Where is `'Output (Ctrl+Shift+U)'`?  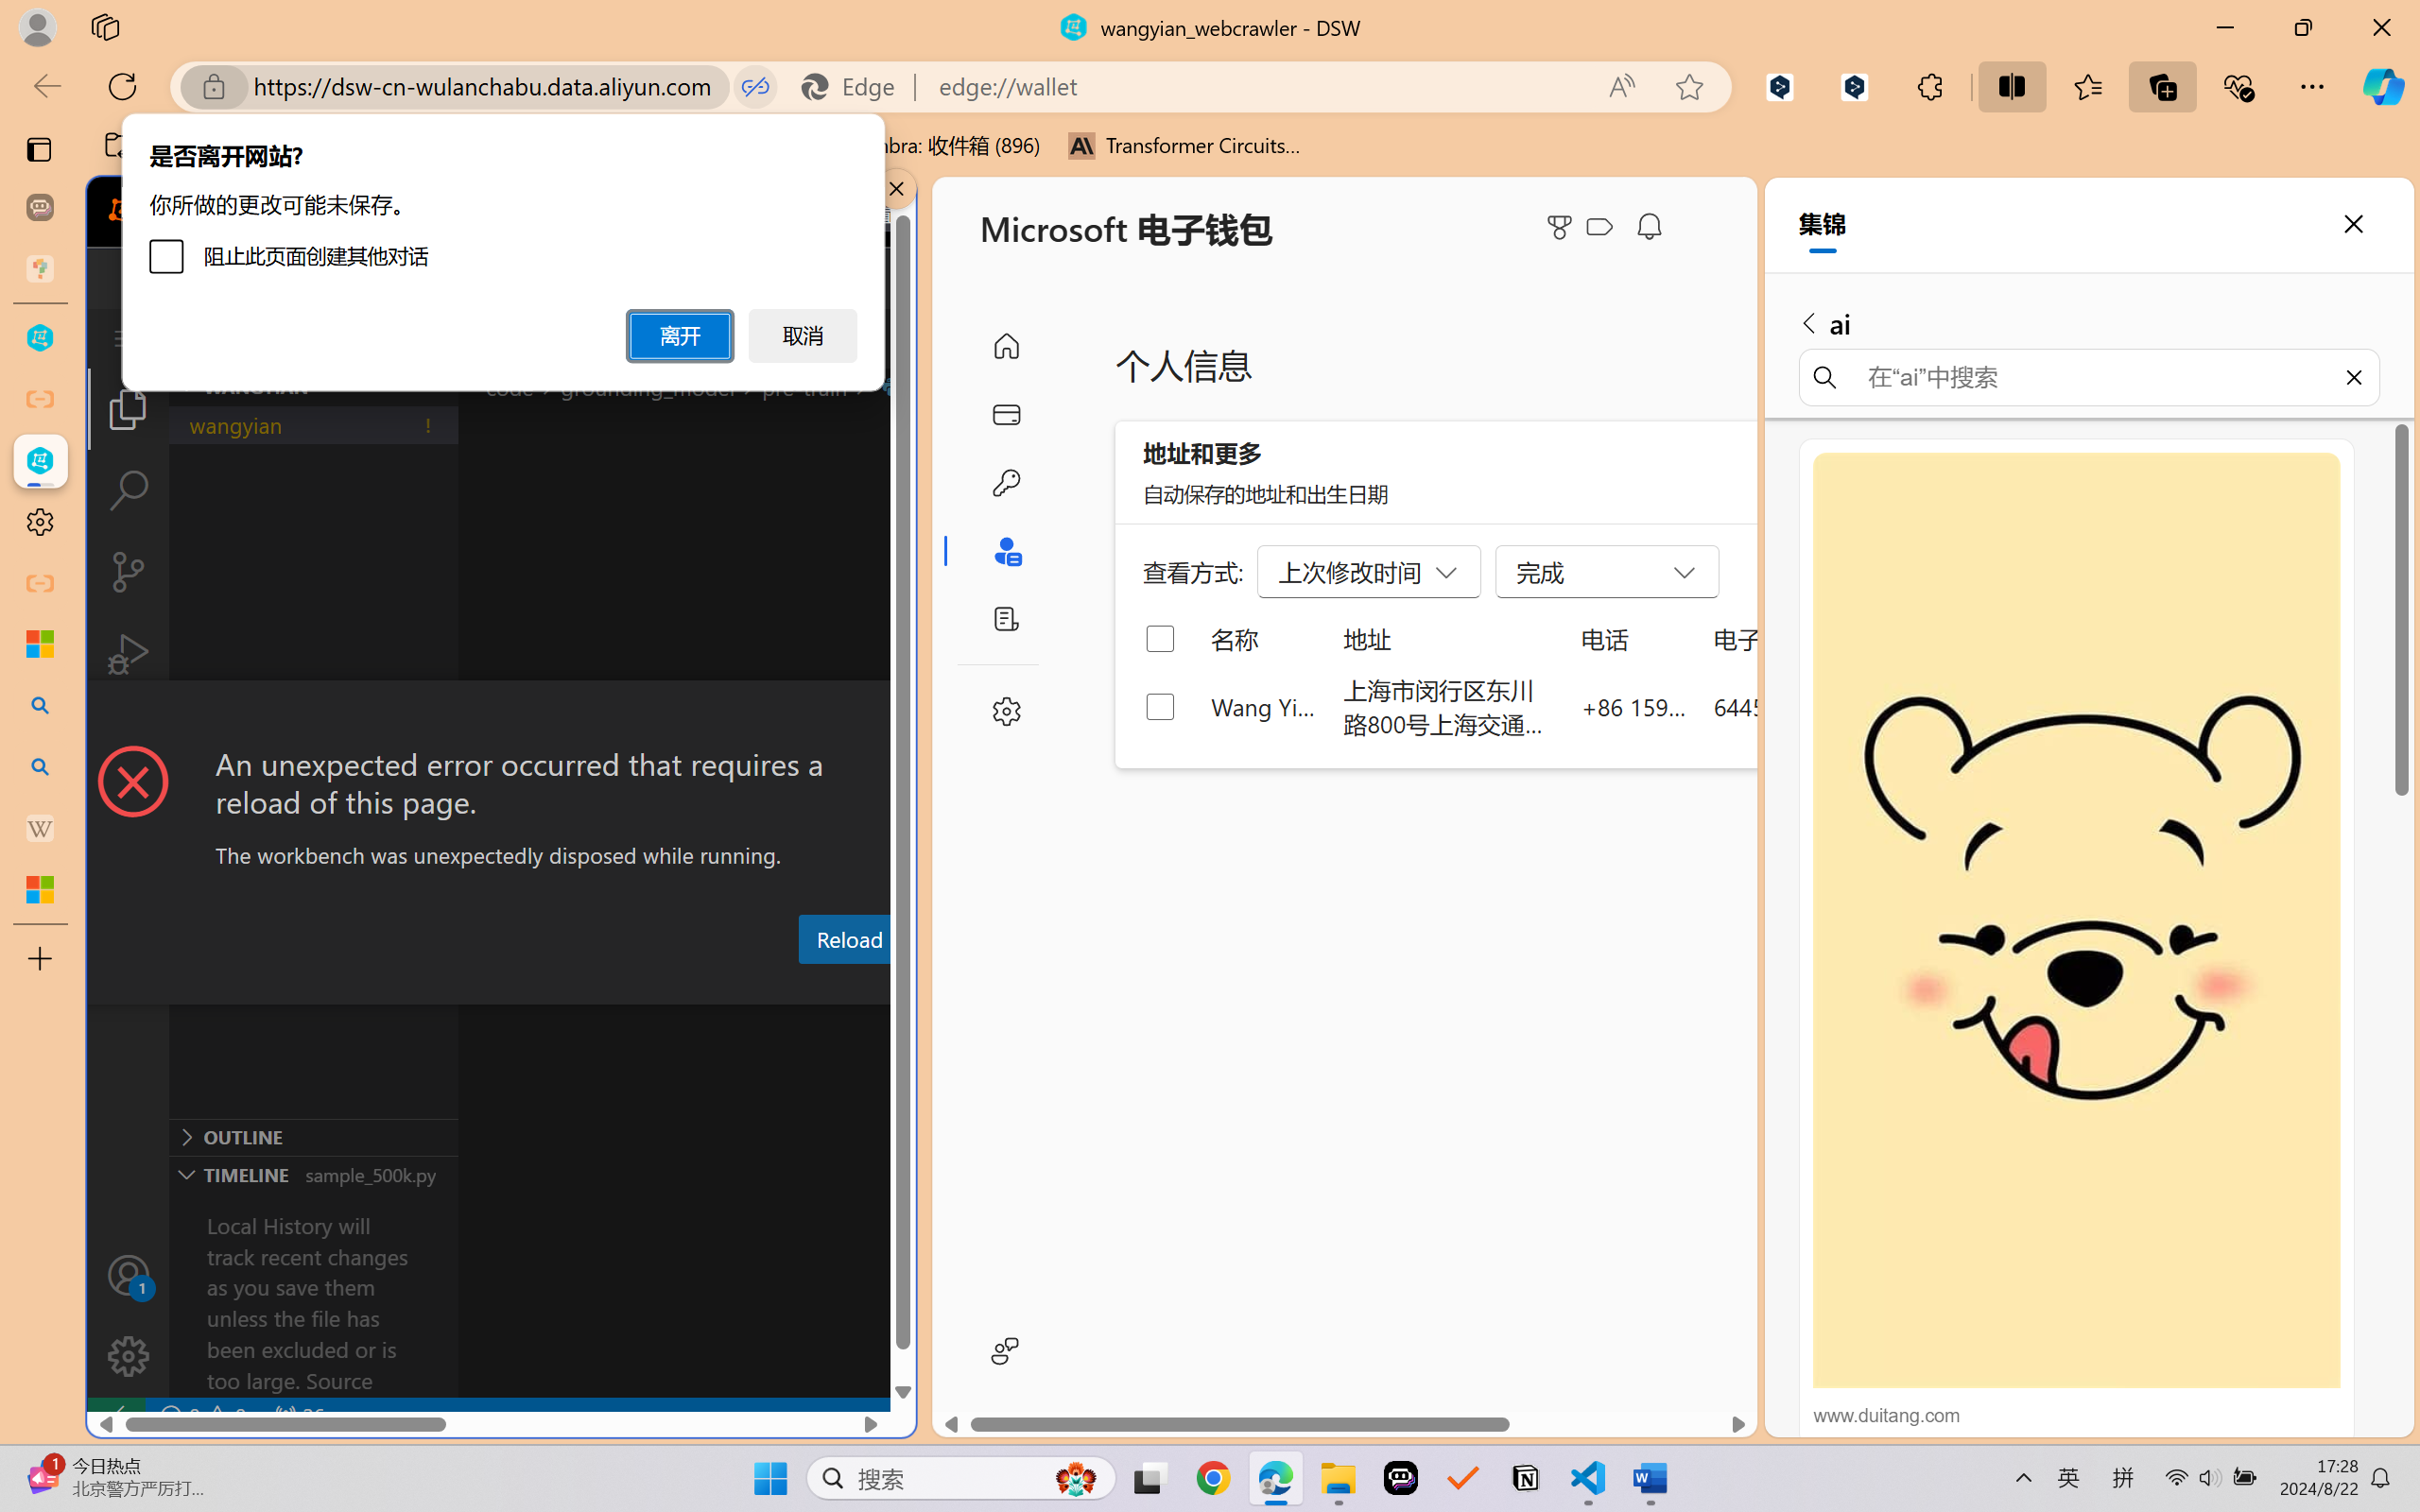
'Output (Ctrl+Shift+U)' is located at coordinates (657, 986).